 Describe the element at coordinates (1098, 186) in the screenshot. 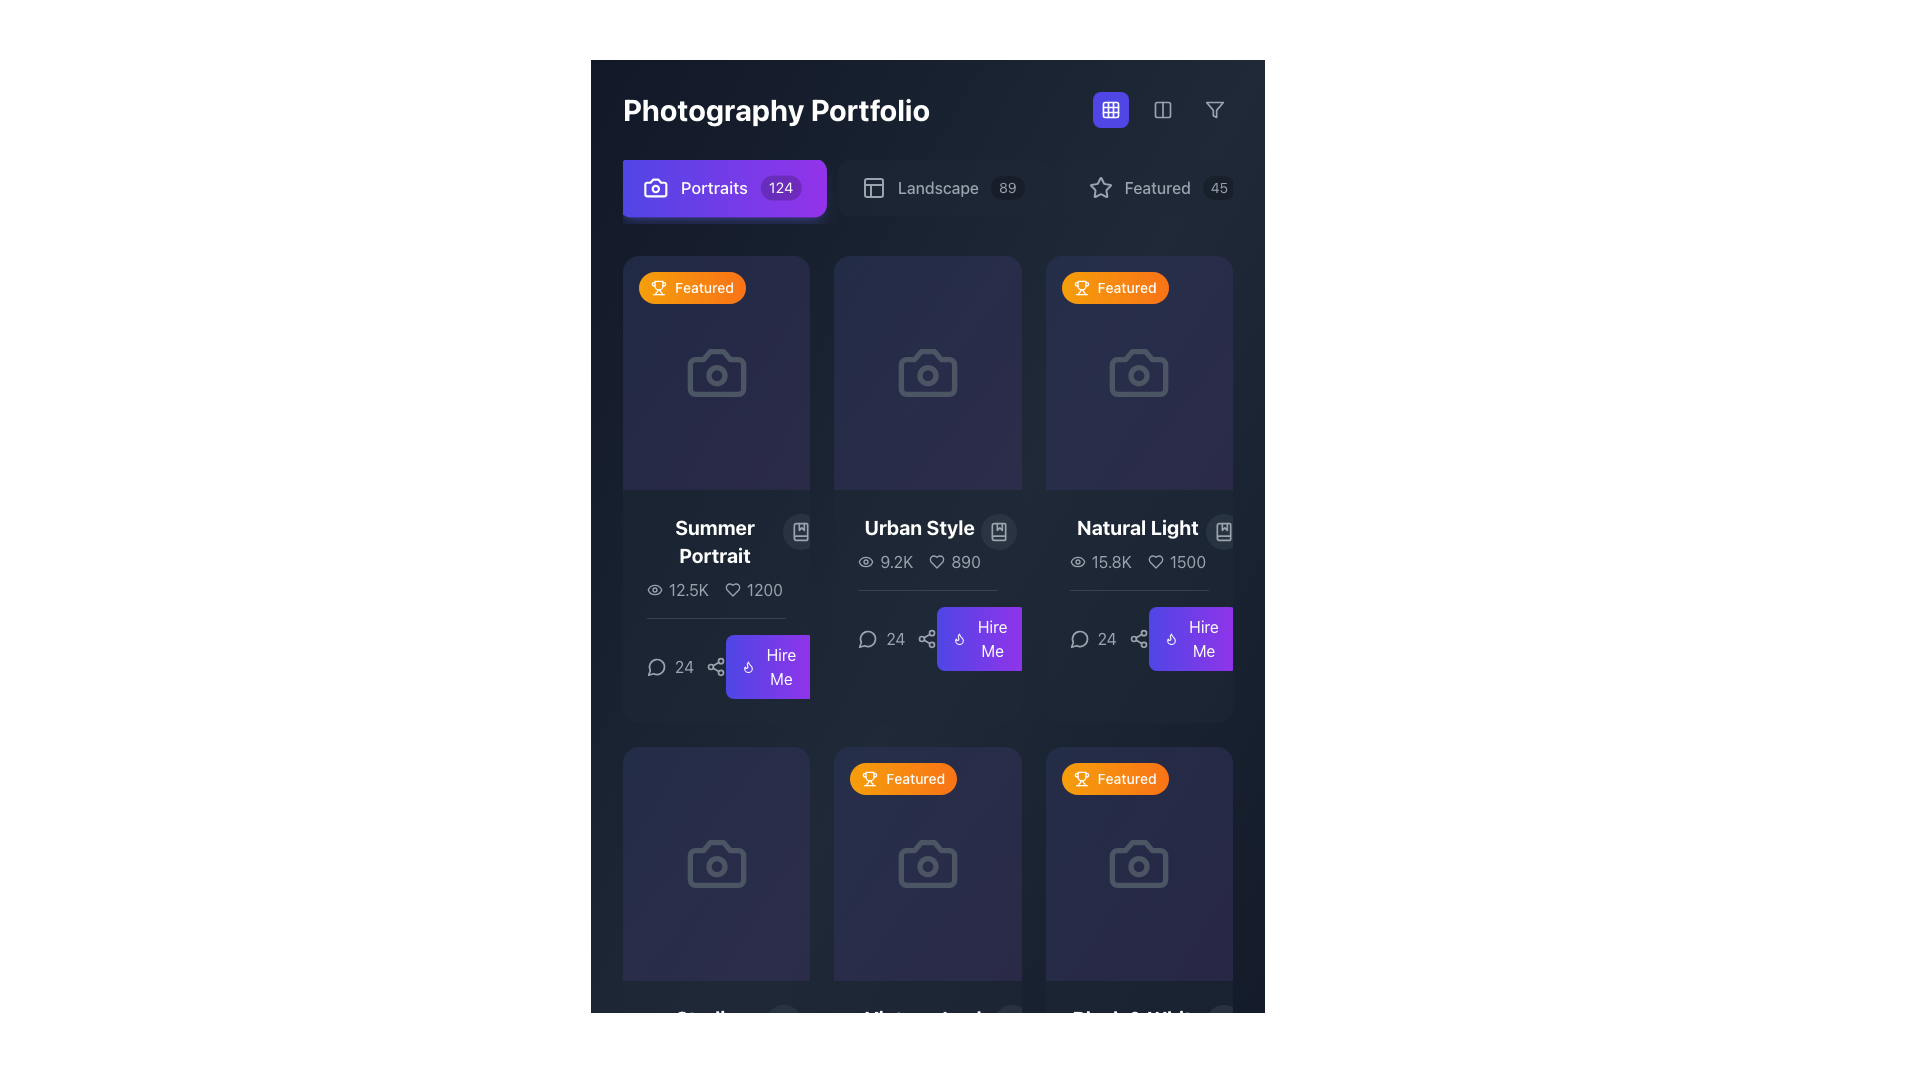

I see `the star-shaped icon located near the top-right corner of the interface` at that location.